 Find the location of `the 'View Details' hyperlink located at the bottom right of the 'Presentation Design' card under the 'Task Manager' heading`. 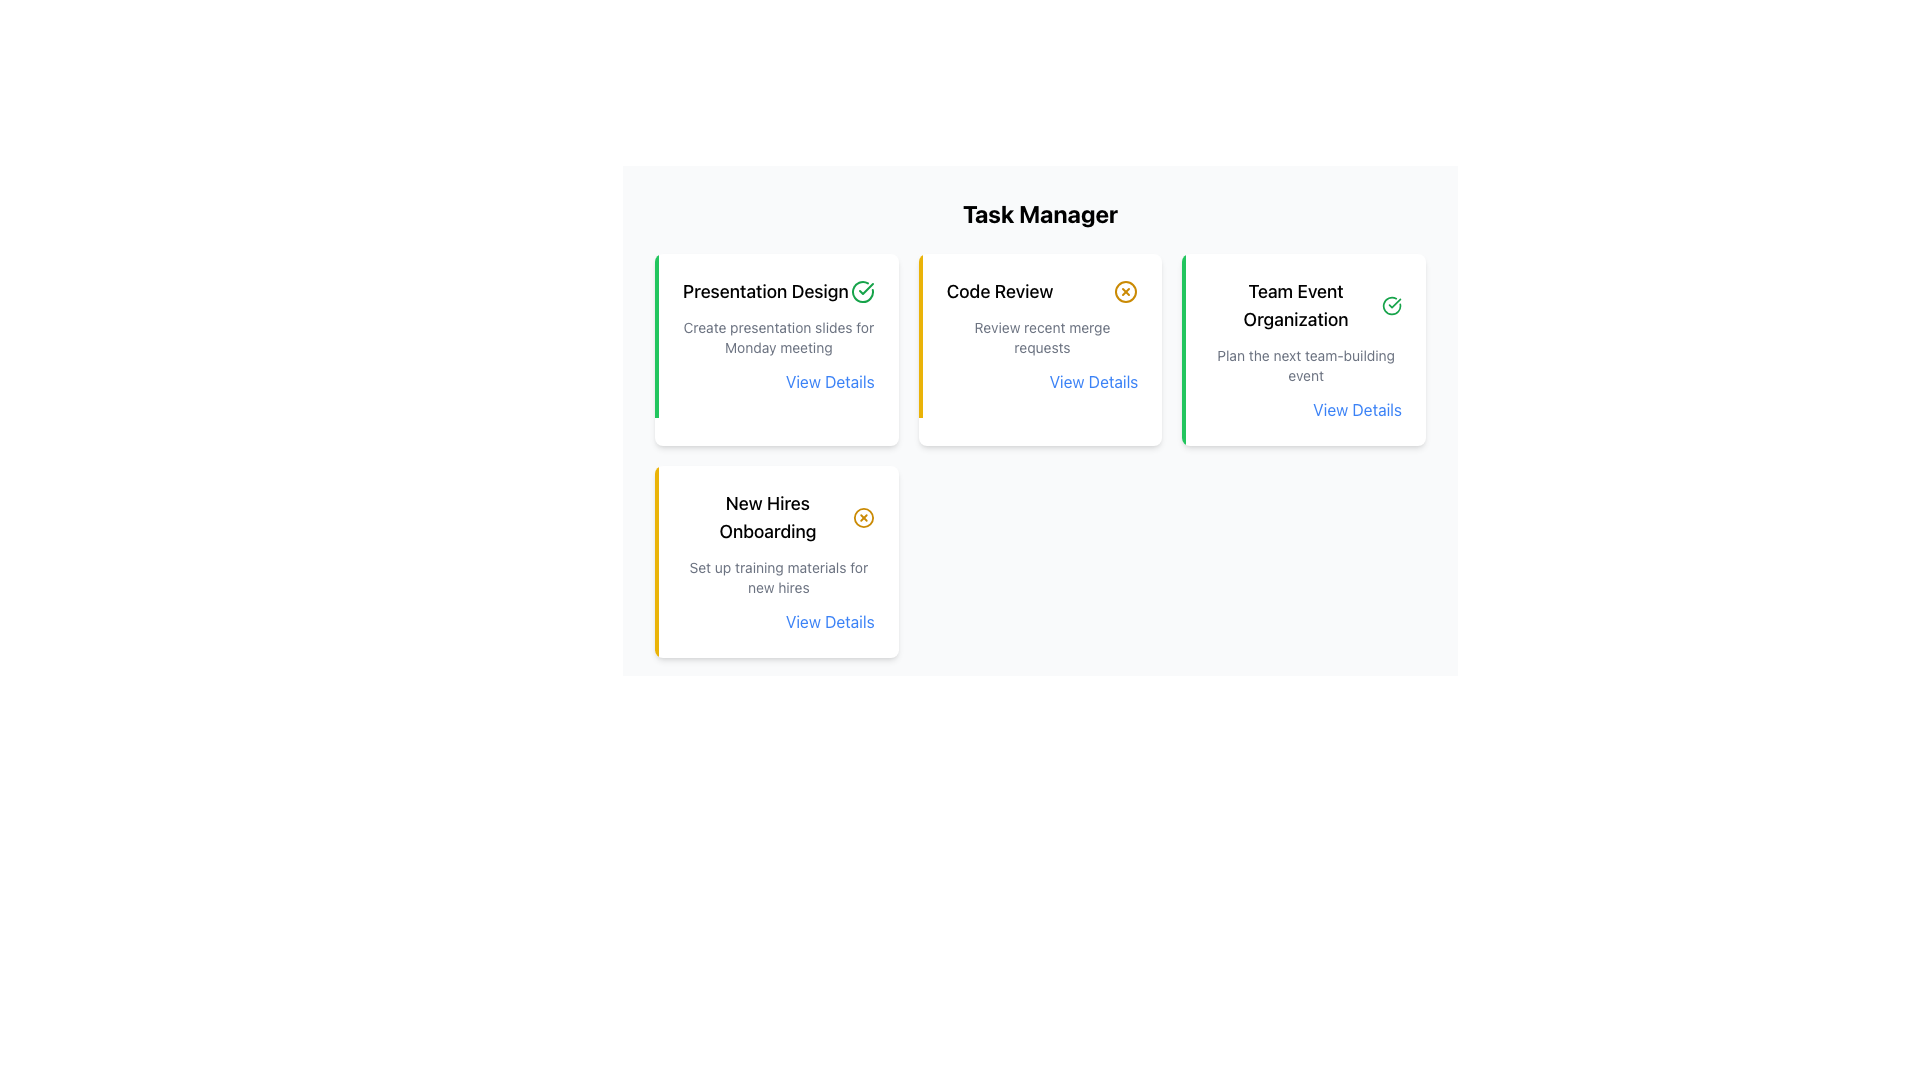

the 'View Details' hyperlink located at the bottom right of the 'Presentation Design' card under the 'Task Manager' heading is located at coordinates (777, 381).